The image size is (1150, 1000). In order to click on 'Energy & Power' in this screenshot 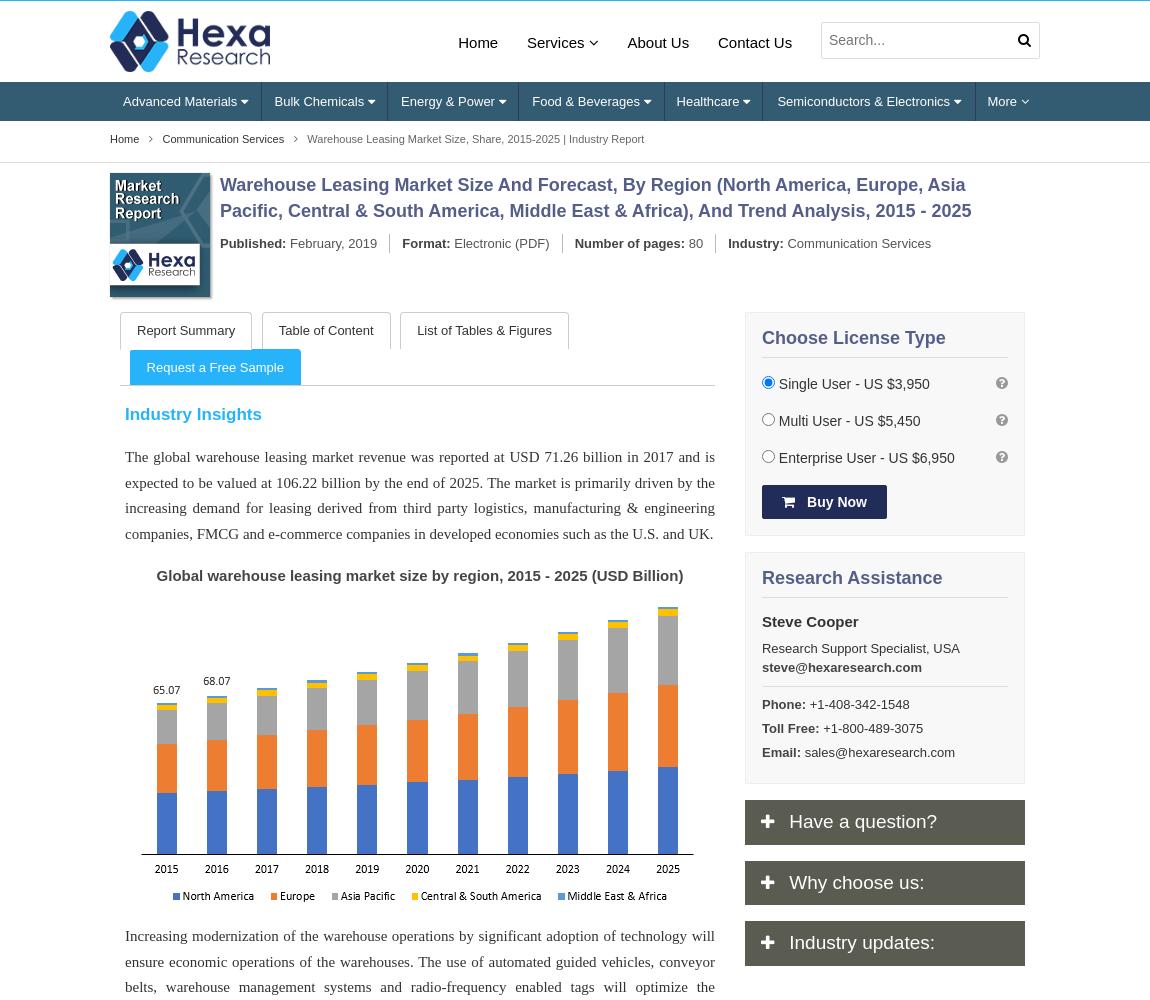, I will do `click(449, 99)`.